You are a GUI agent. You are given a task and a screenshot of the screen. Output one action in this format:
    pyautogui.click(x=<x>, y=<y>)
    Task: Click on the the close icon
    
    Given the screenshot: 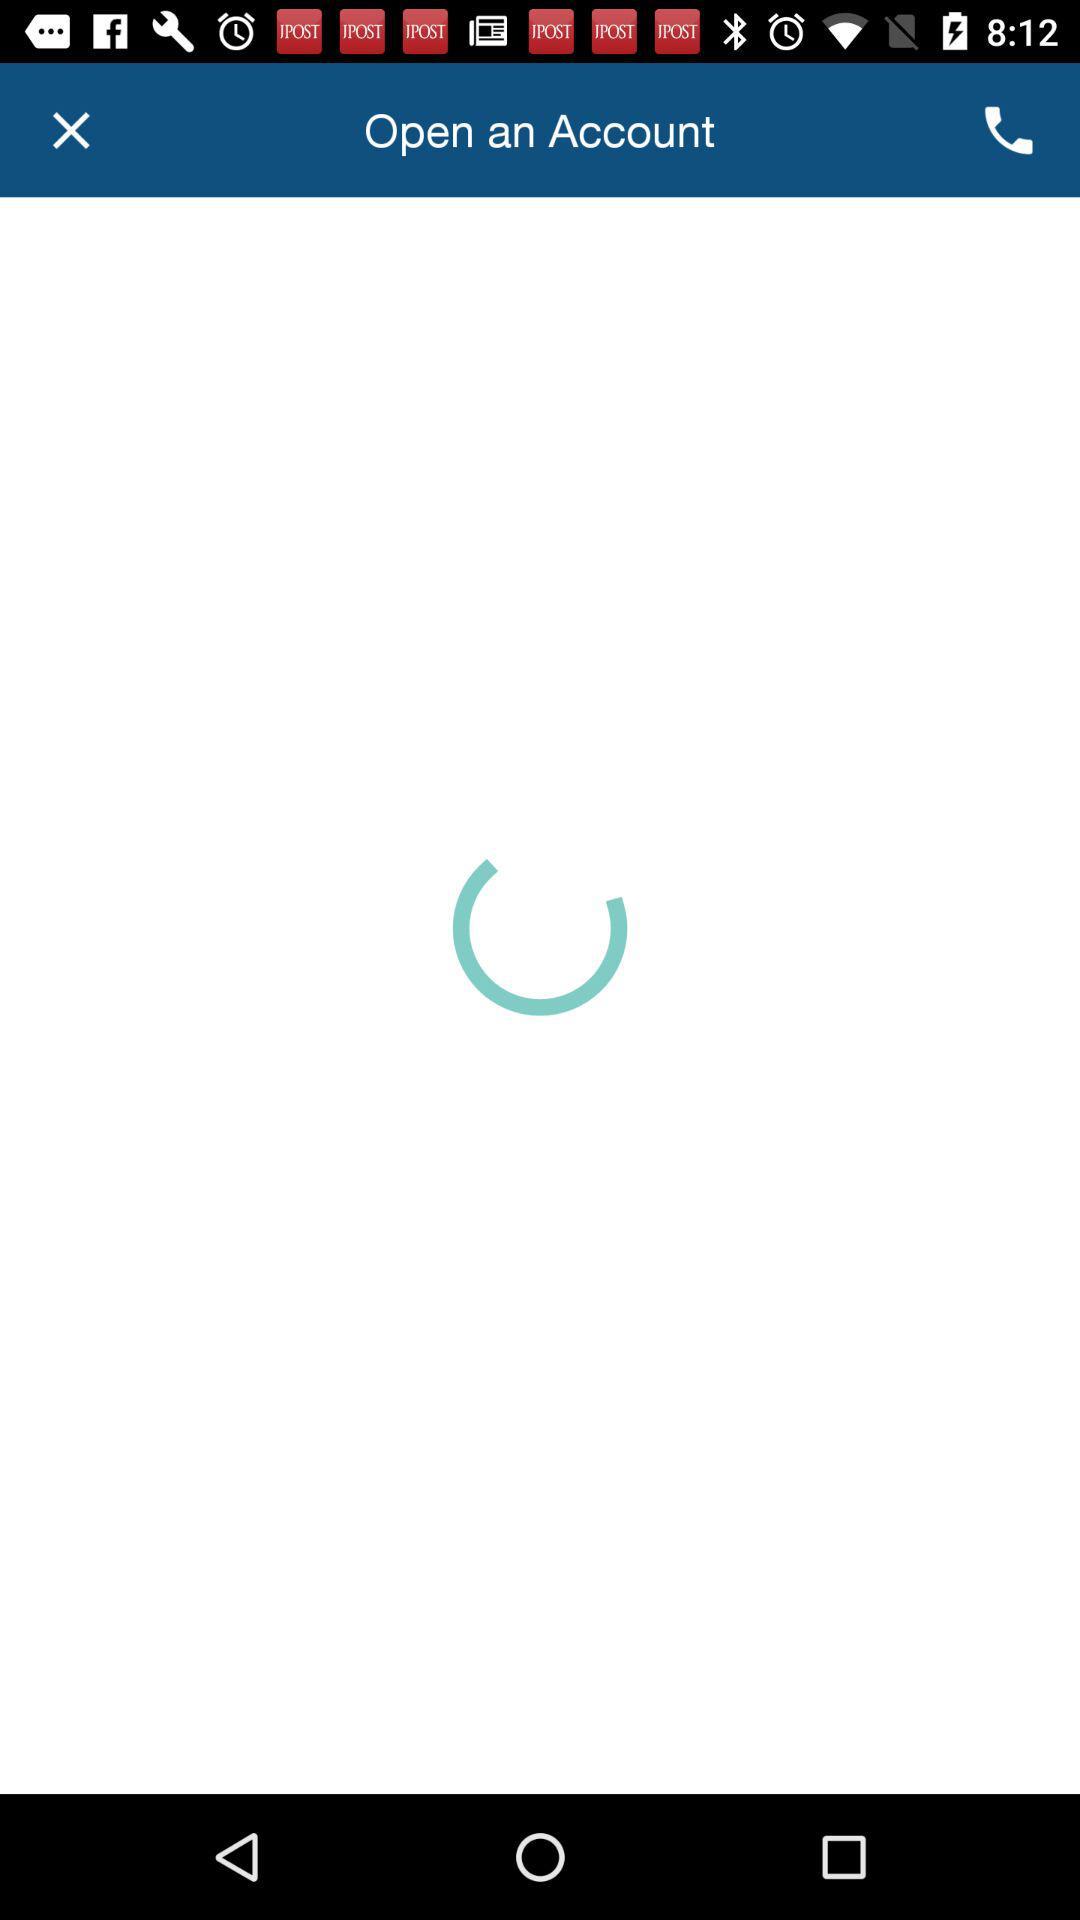 What is the action you would take?
    pyautogui.click(x=130, y=129)
    